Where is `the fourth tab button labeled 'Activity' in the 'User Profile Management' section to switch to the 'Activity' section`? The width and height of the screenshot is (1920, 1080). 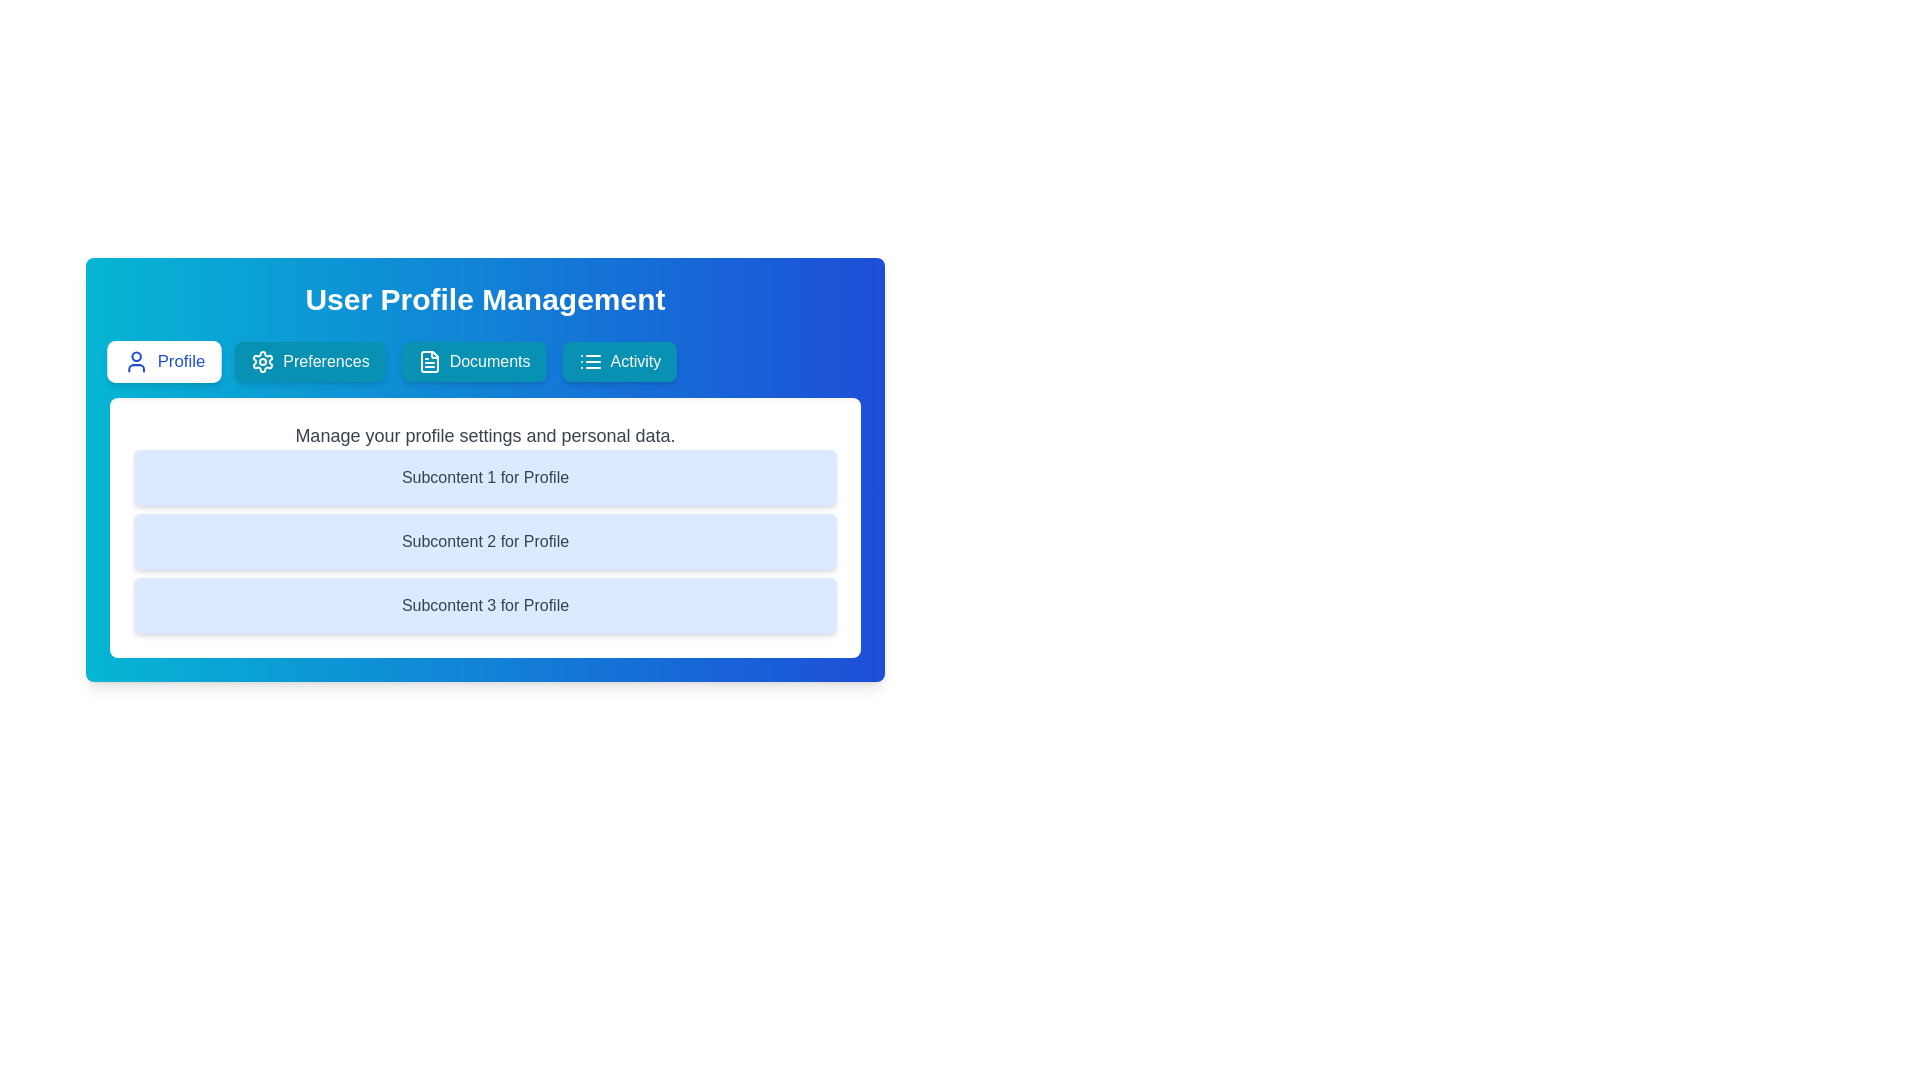 the fourth tab button labeled 'Activity' in the 'User Profile Management' section to switch to the 'Activity' section is located at coordinates (618, 362).